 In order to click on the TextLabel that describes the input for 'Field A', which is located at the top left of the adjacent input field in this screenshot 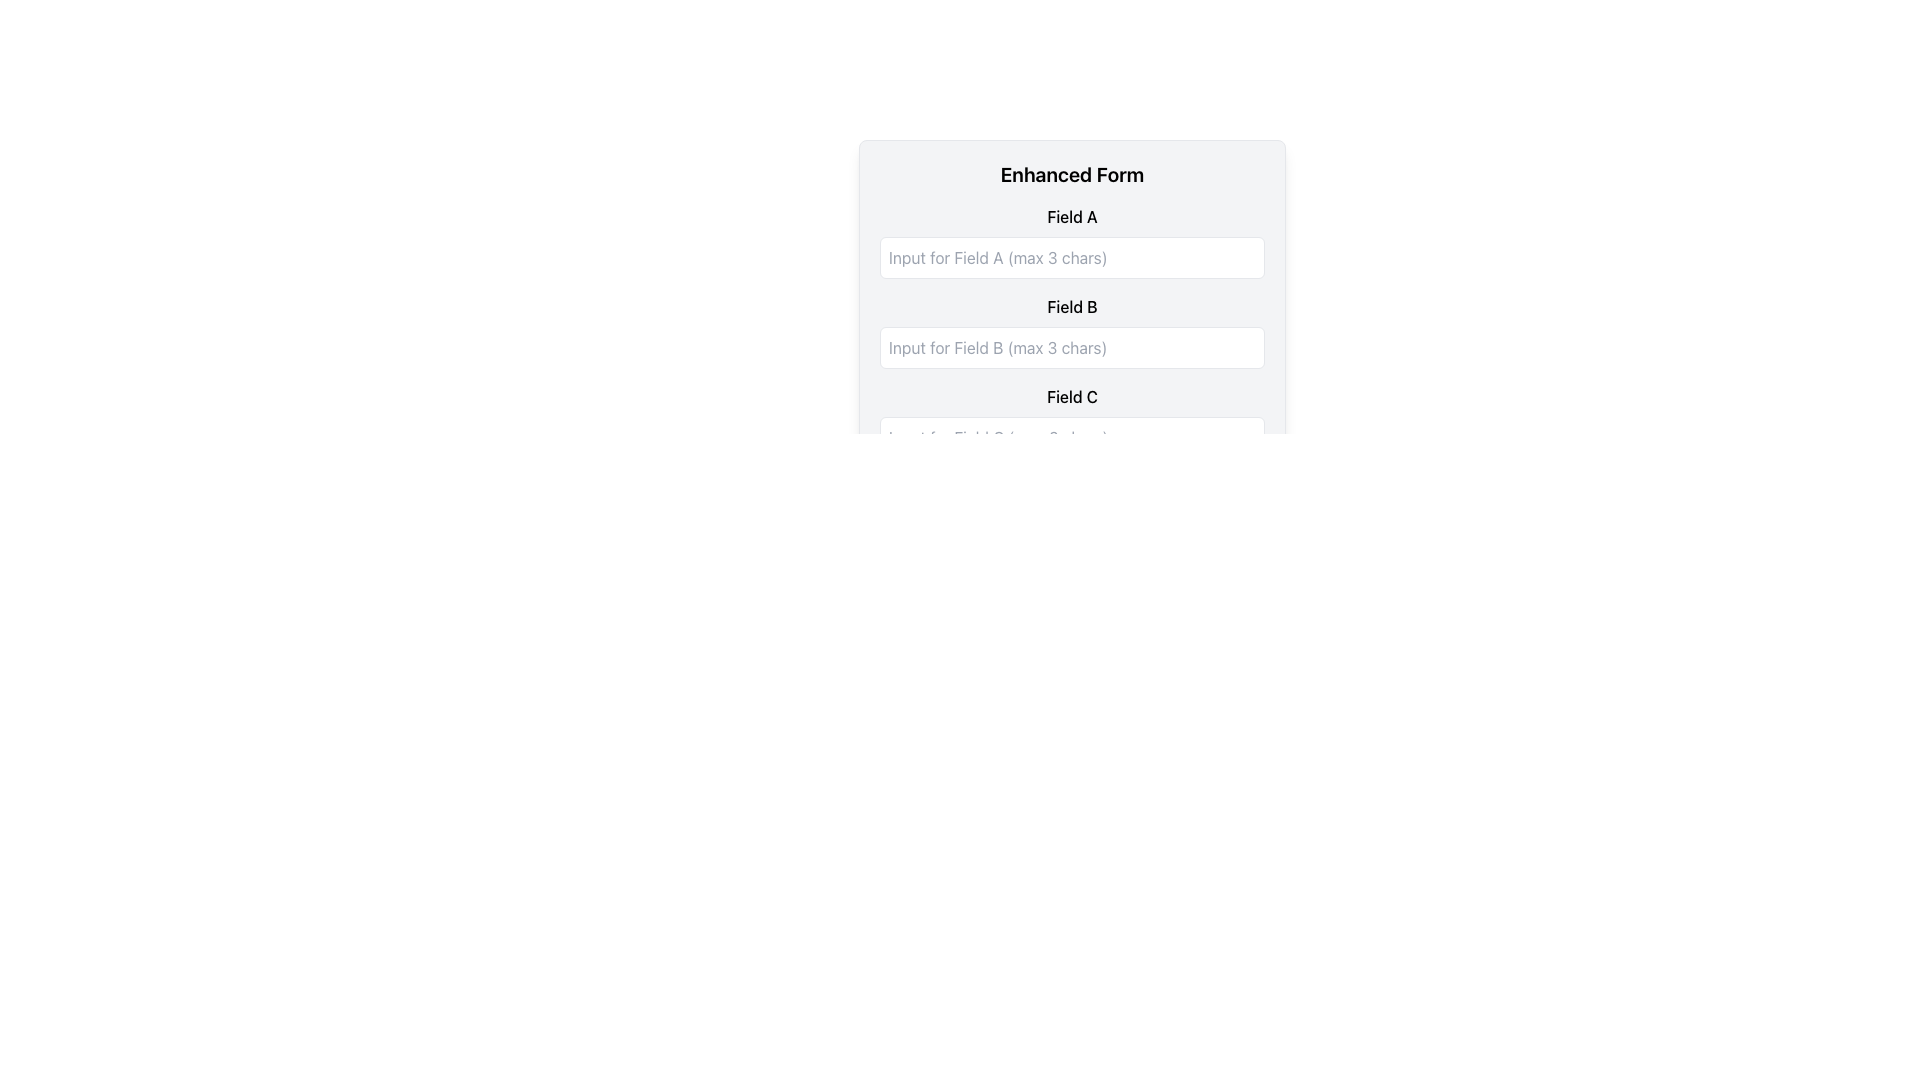, I will do `click(1071, 216)`.